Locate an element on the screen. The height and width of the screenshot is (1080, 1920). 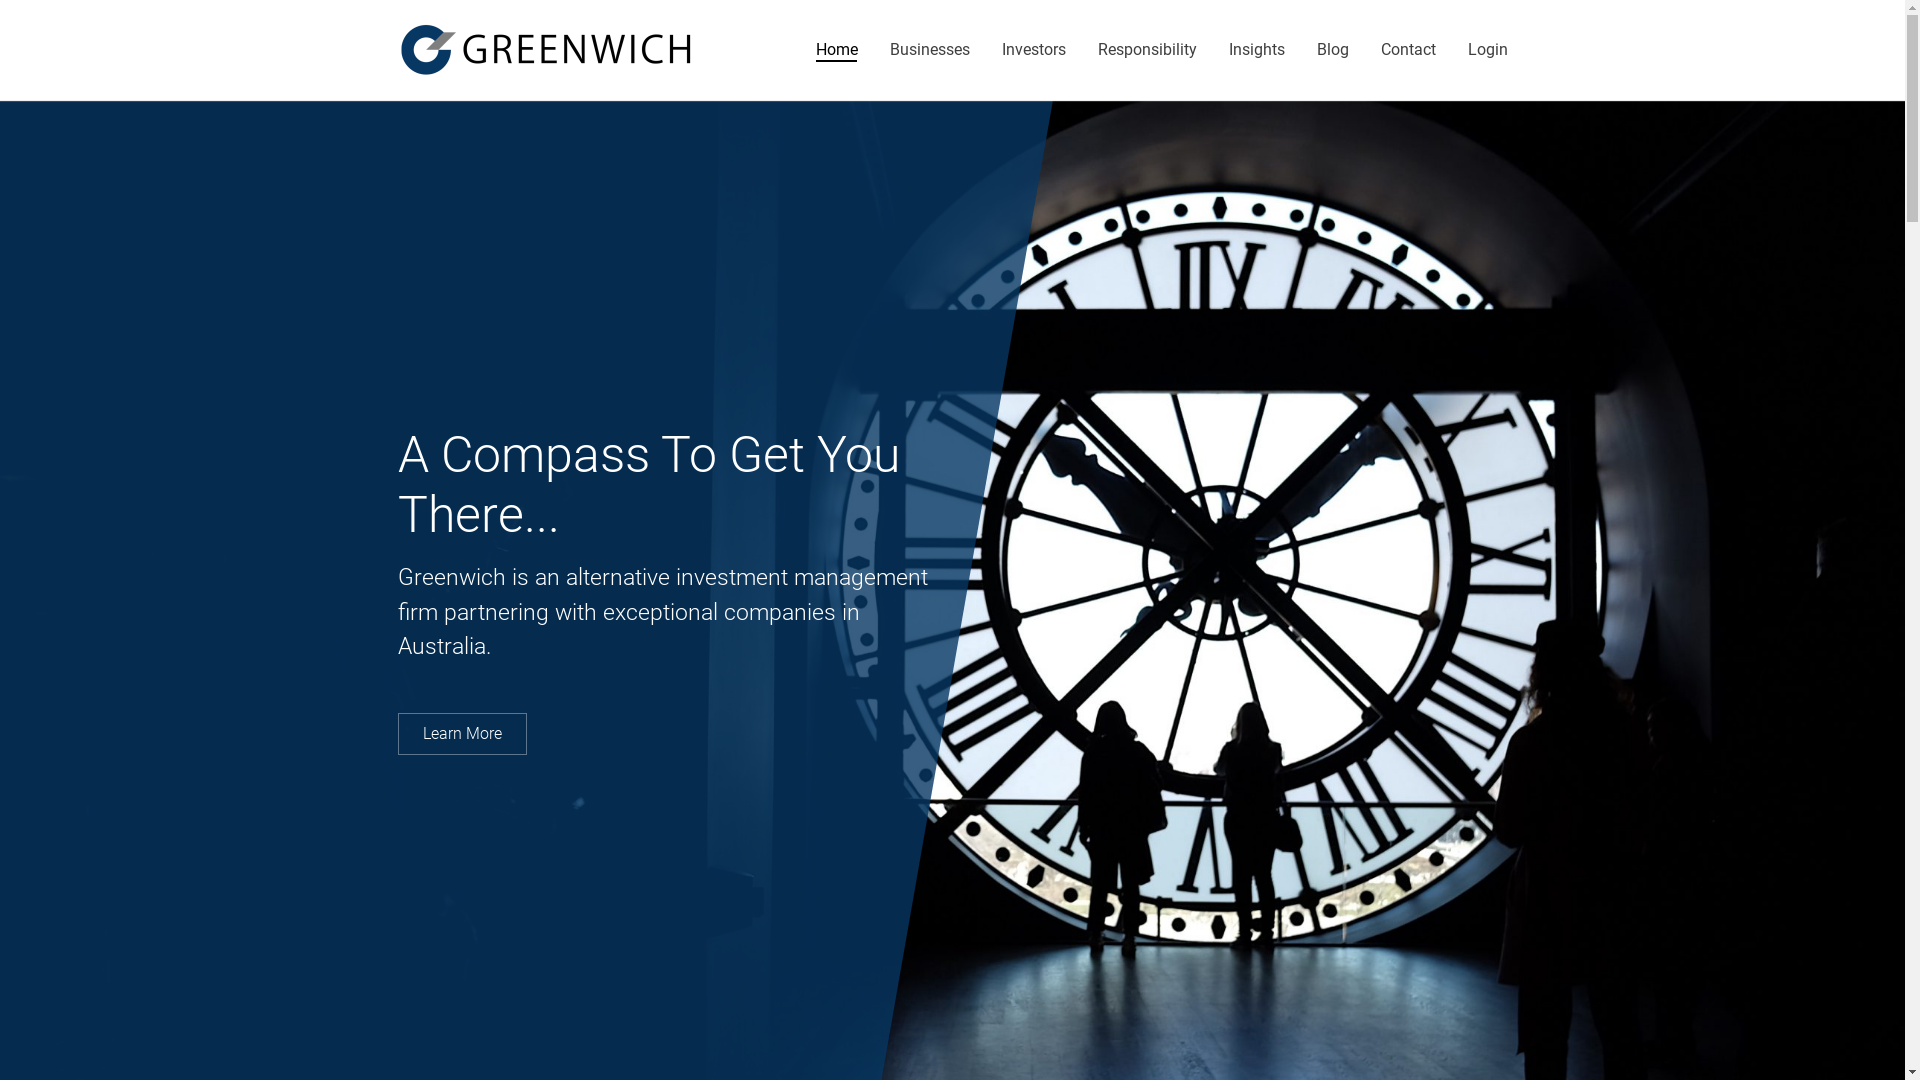
'Home' is located at coordinates (836, 49).